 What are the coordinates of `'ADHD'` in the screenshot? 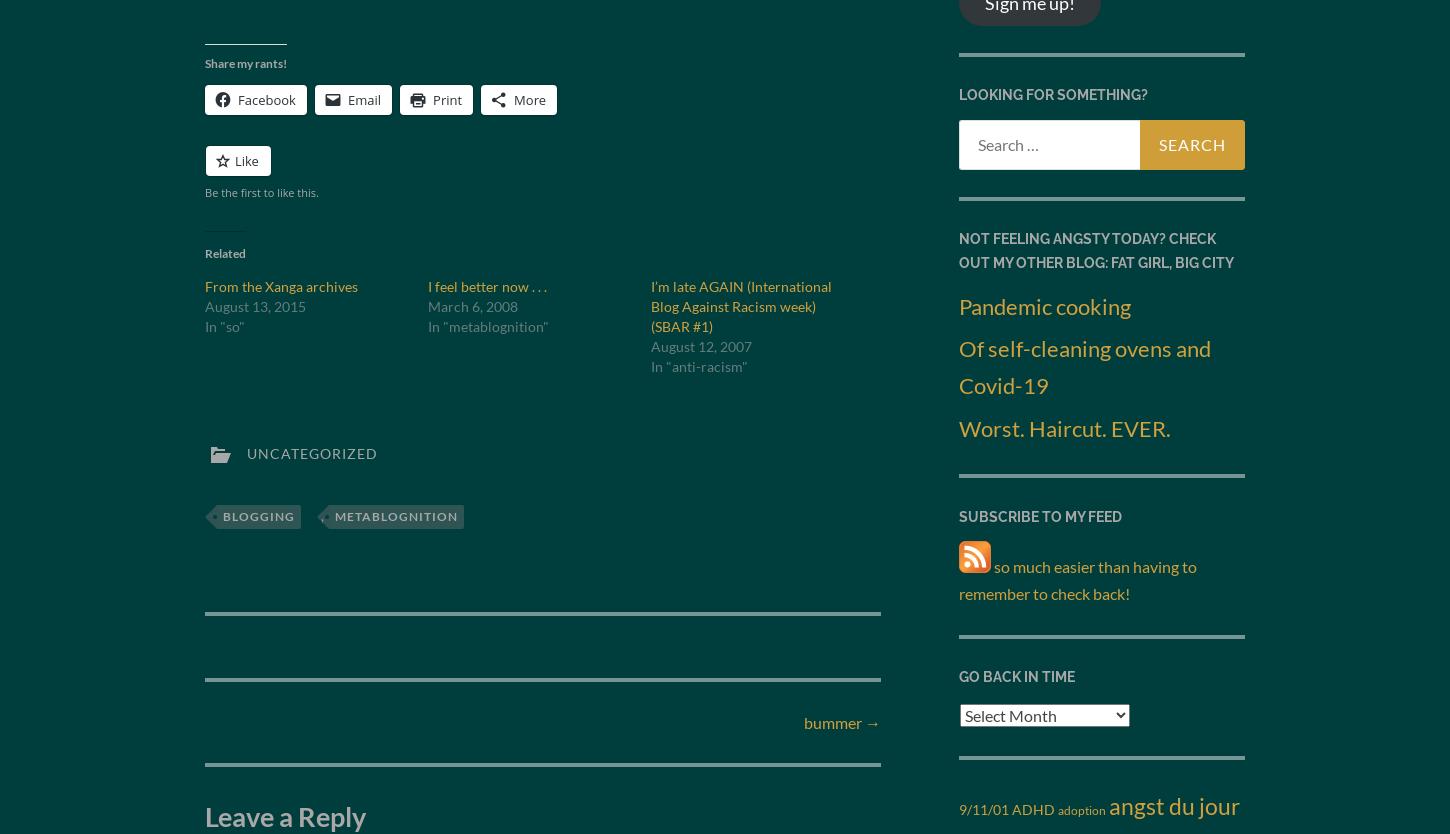 It's located at (1033, 808).